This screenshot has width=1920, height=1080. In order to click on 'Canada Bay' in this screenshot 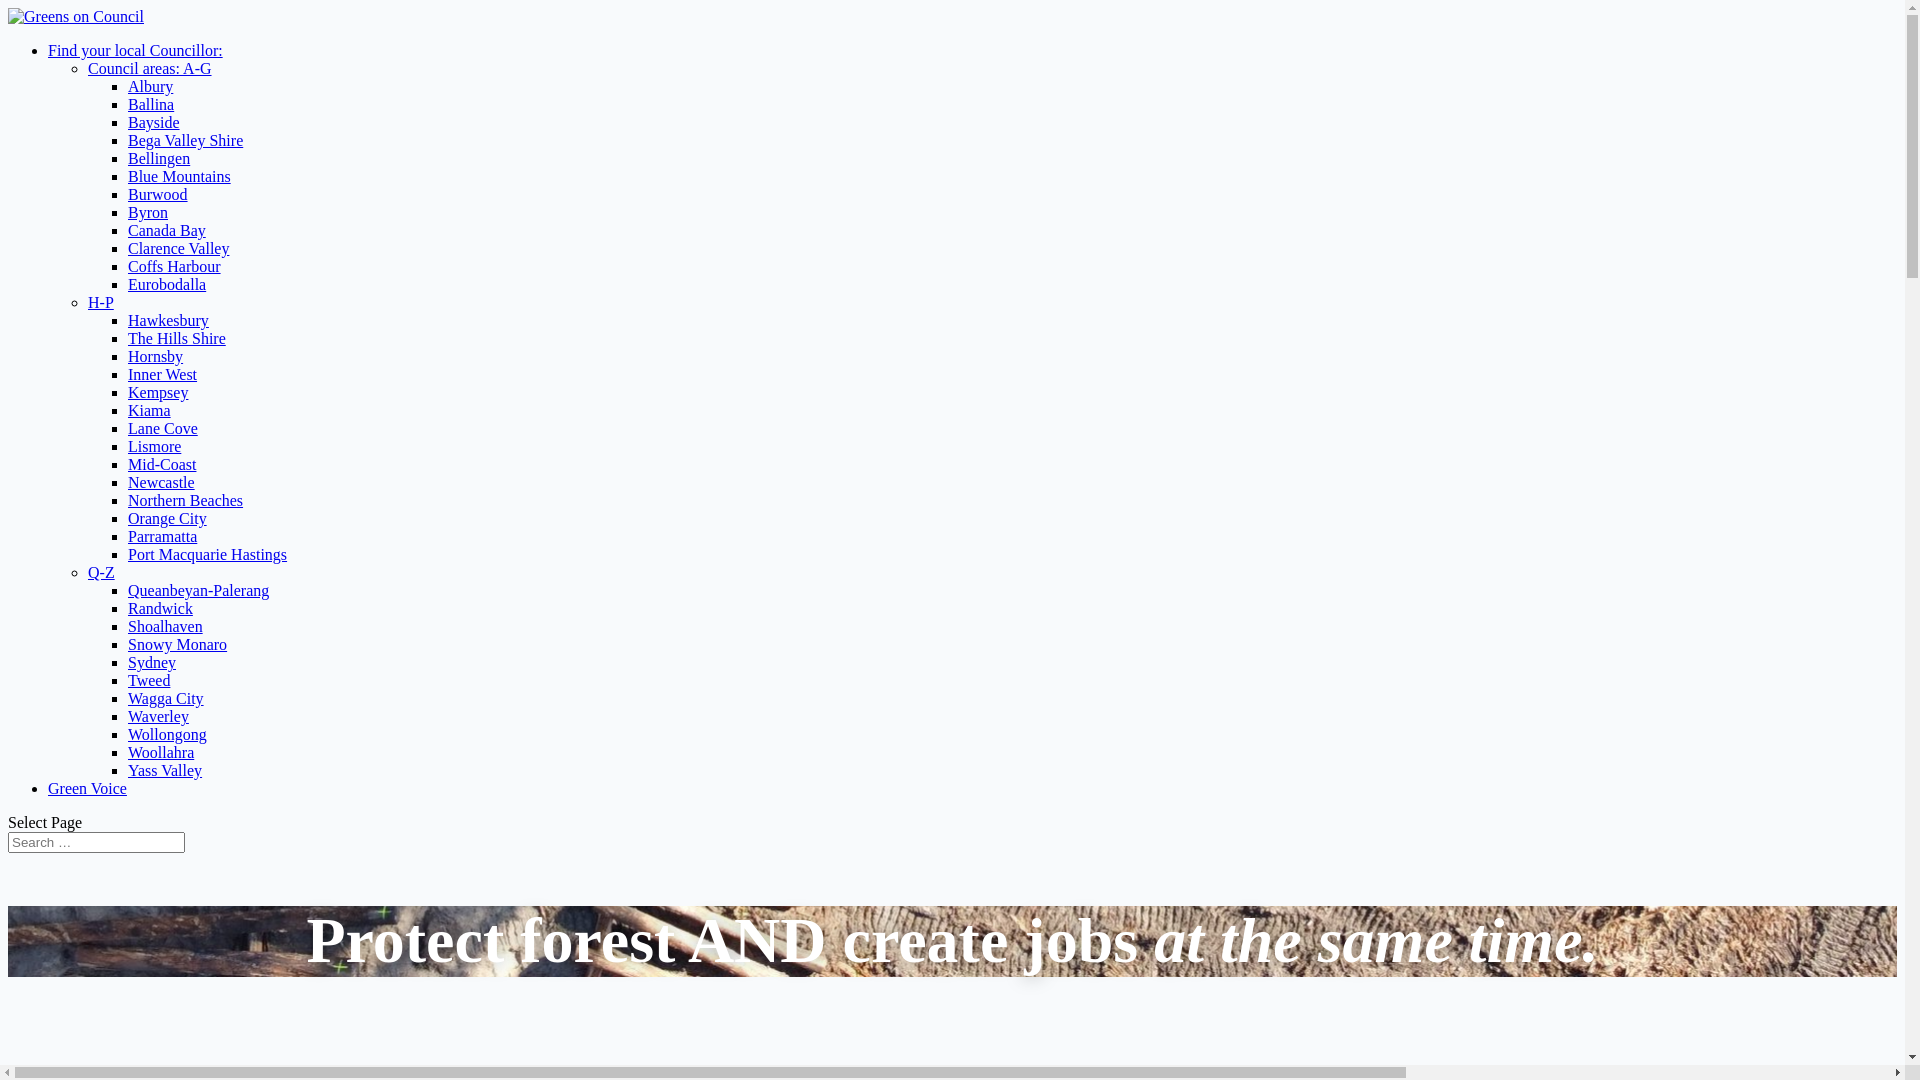, I will do `click(167, 229)`.